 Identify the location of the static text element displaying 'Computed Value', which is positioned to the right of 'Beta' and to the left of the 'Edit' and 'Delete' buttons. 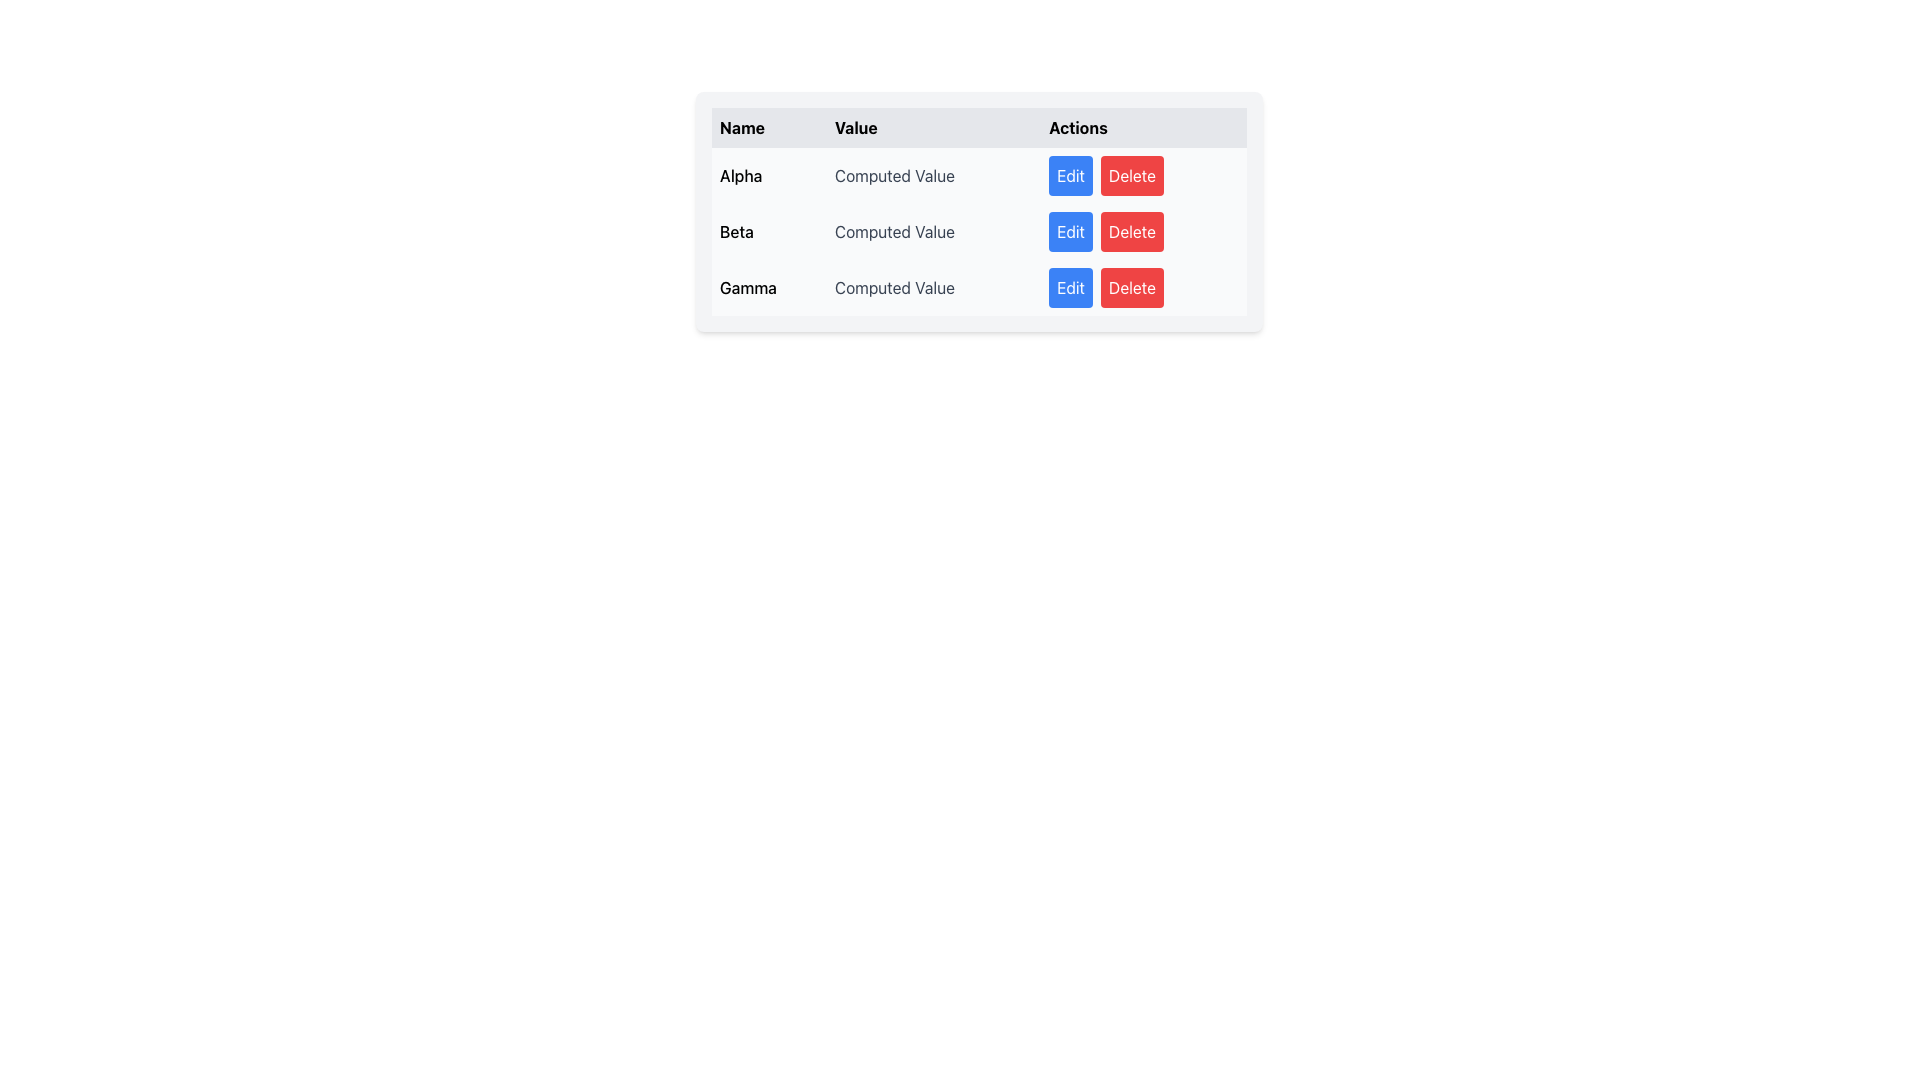
(933, 230).